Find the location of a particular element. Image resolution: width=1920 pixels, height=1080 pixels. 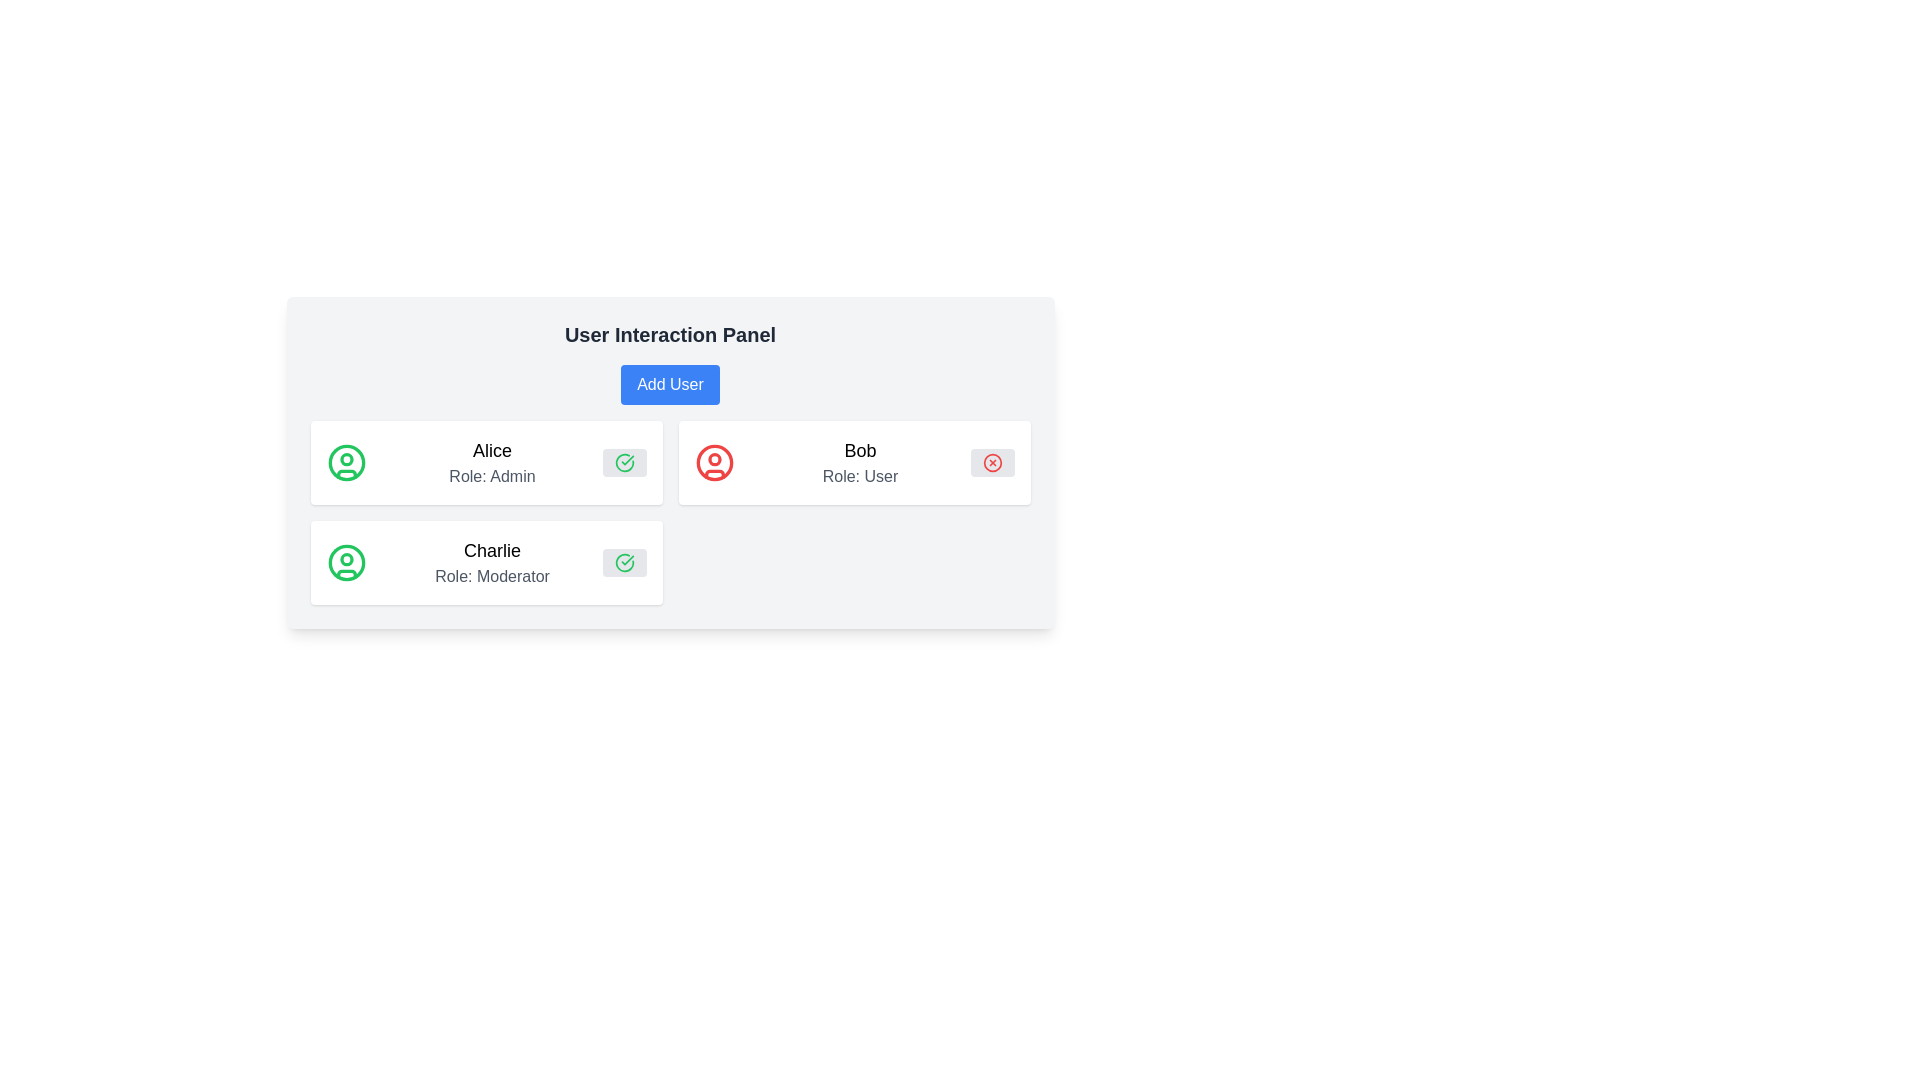

the user information display for 'Bob' which includes the name in bold and the role 'User' in gray, located in the second card of a vertical list of user cards is located at coordinates (860, 462).